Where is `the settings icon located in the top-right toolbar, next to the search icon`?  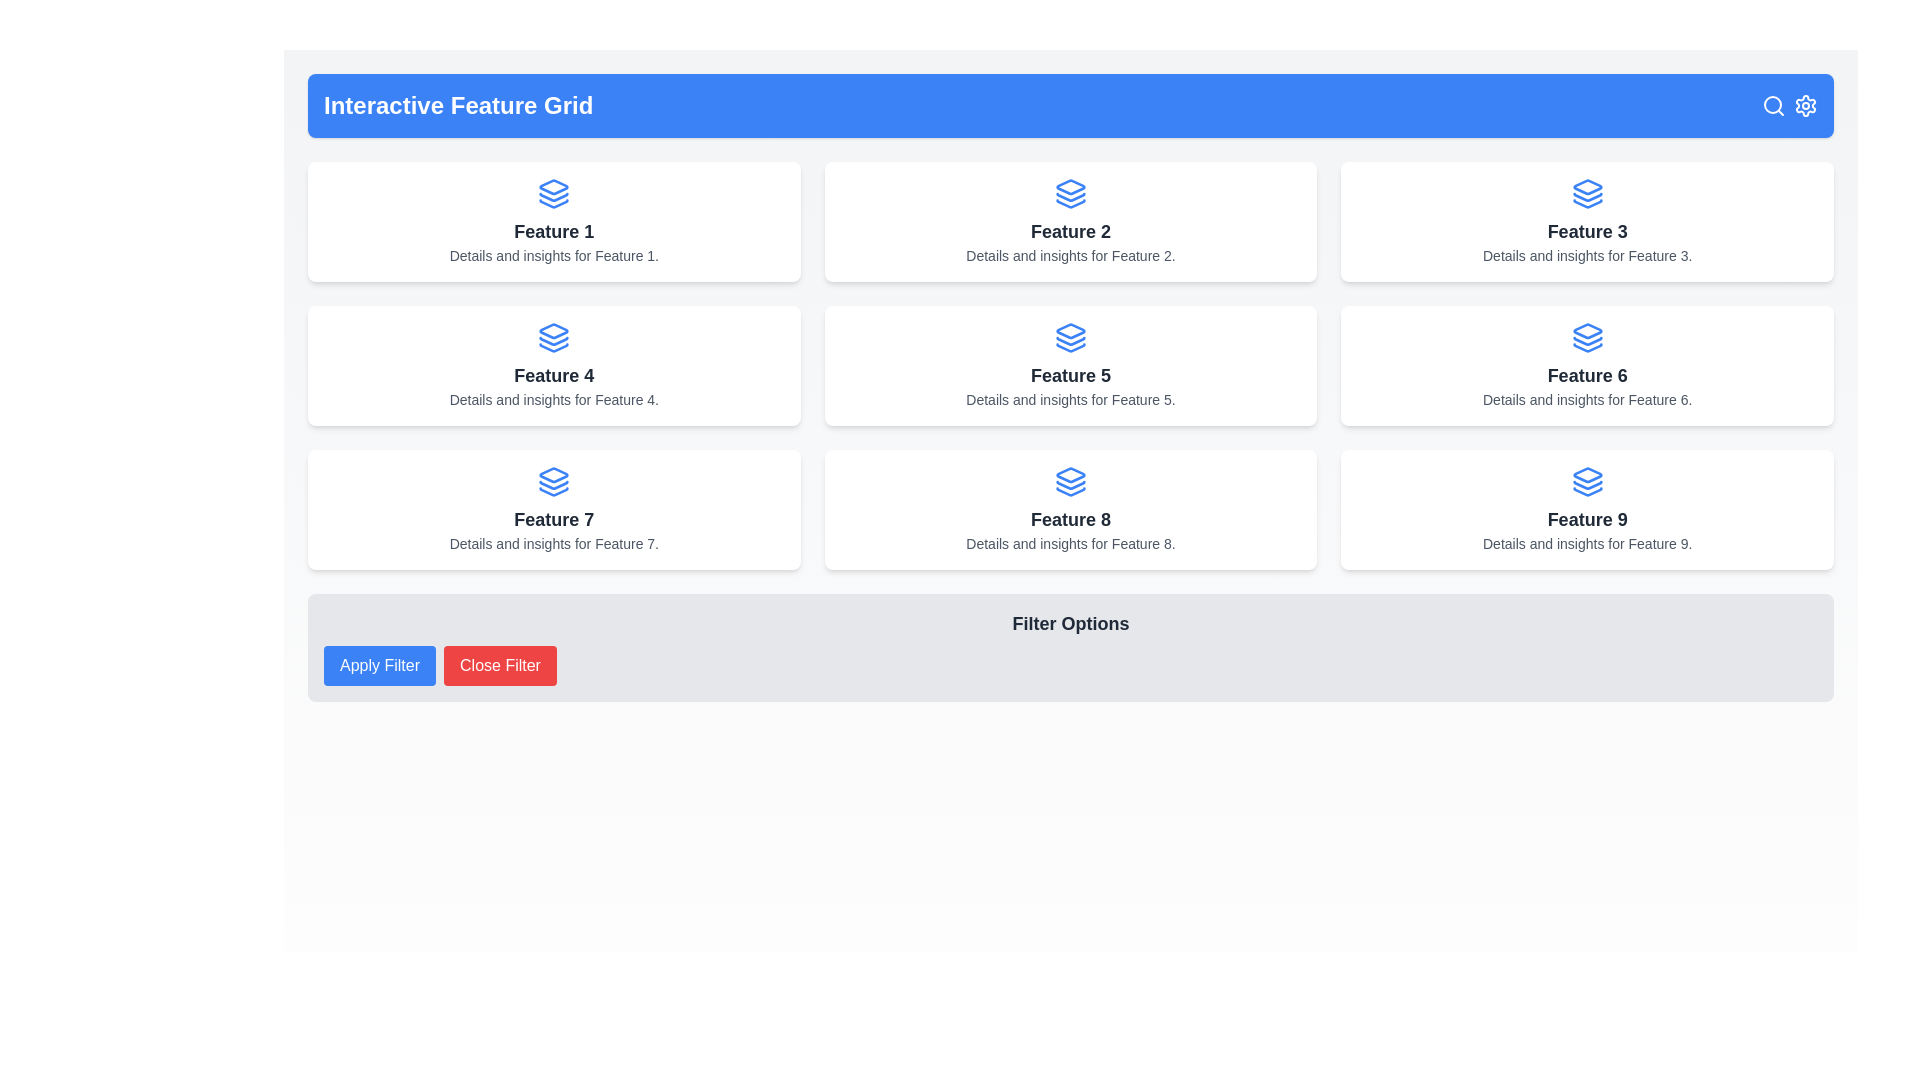 the settings icon located in the top-right toolbar, next to the search icon is located at coordinates (1805, 105).